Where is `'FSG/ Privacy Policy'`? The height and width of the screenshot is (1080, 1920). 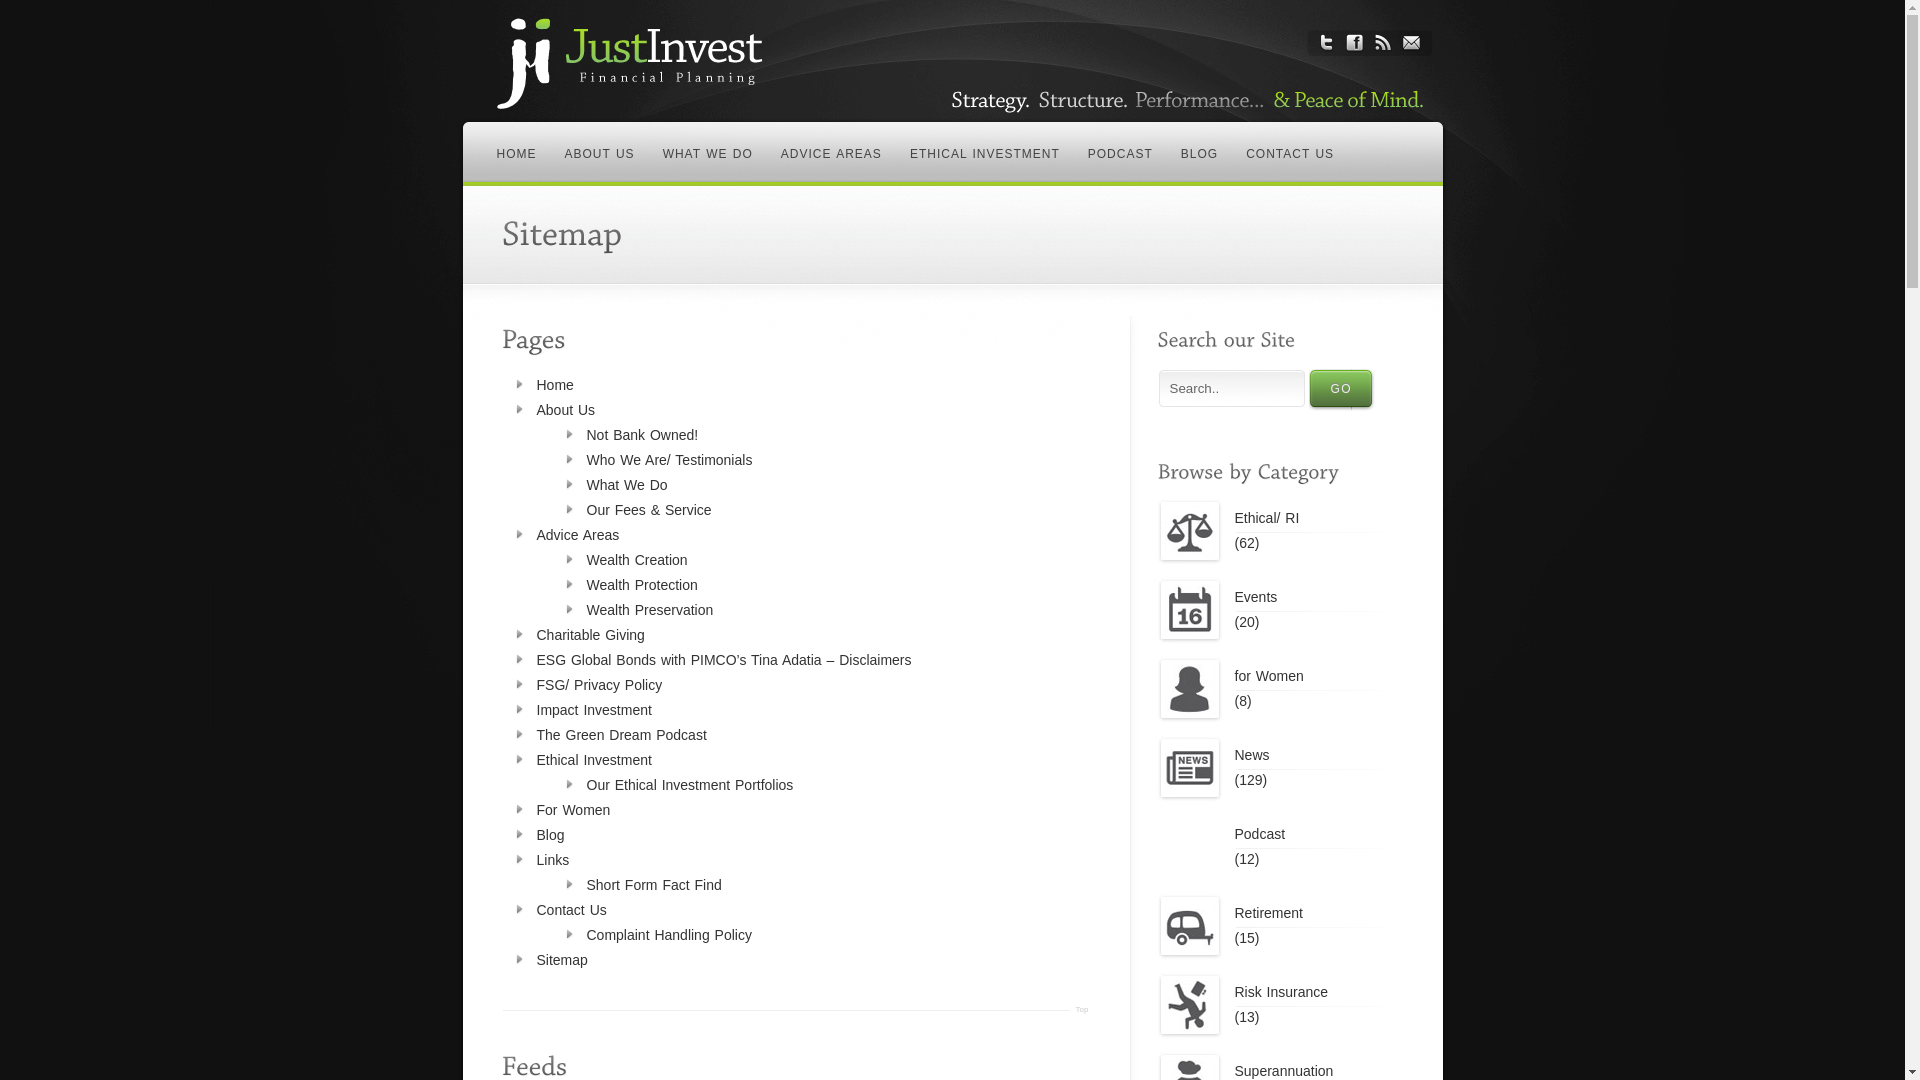
'FSG/ Privacy Policy' is located at coordinates (598, 684).